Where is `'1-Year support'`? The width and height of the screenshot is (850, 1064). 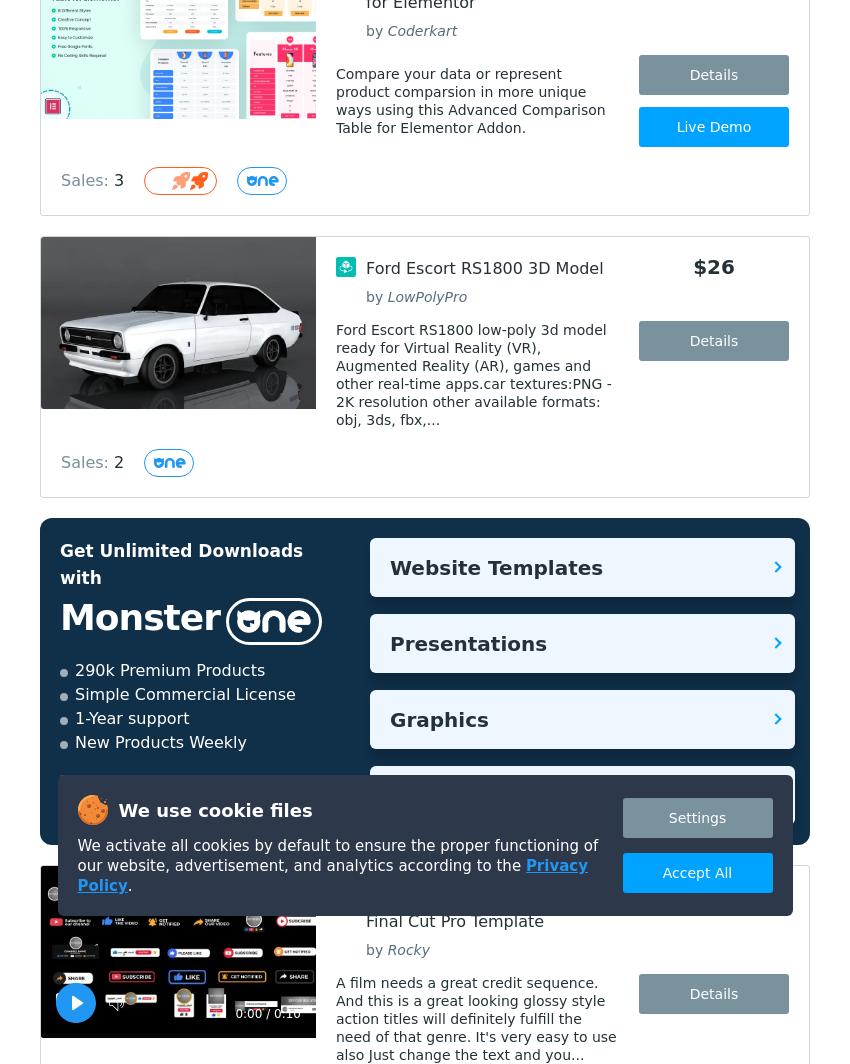
'1-Year support' is located at coordinates (74, 718).